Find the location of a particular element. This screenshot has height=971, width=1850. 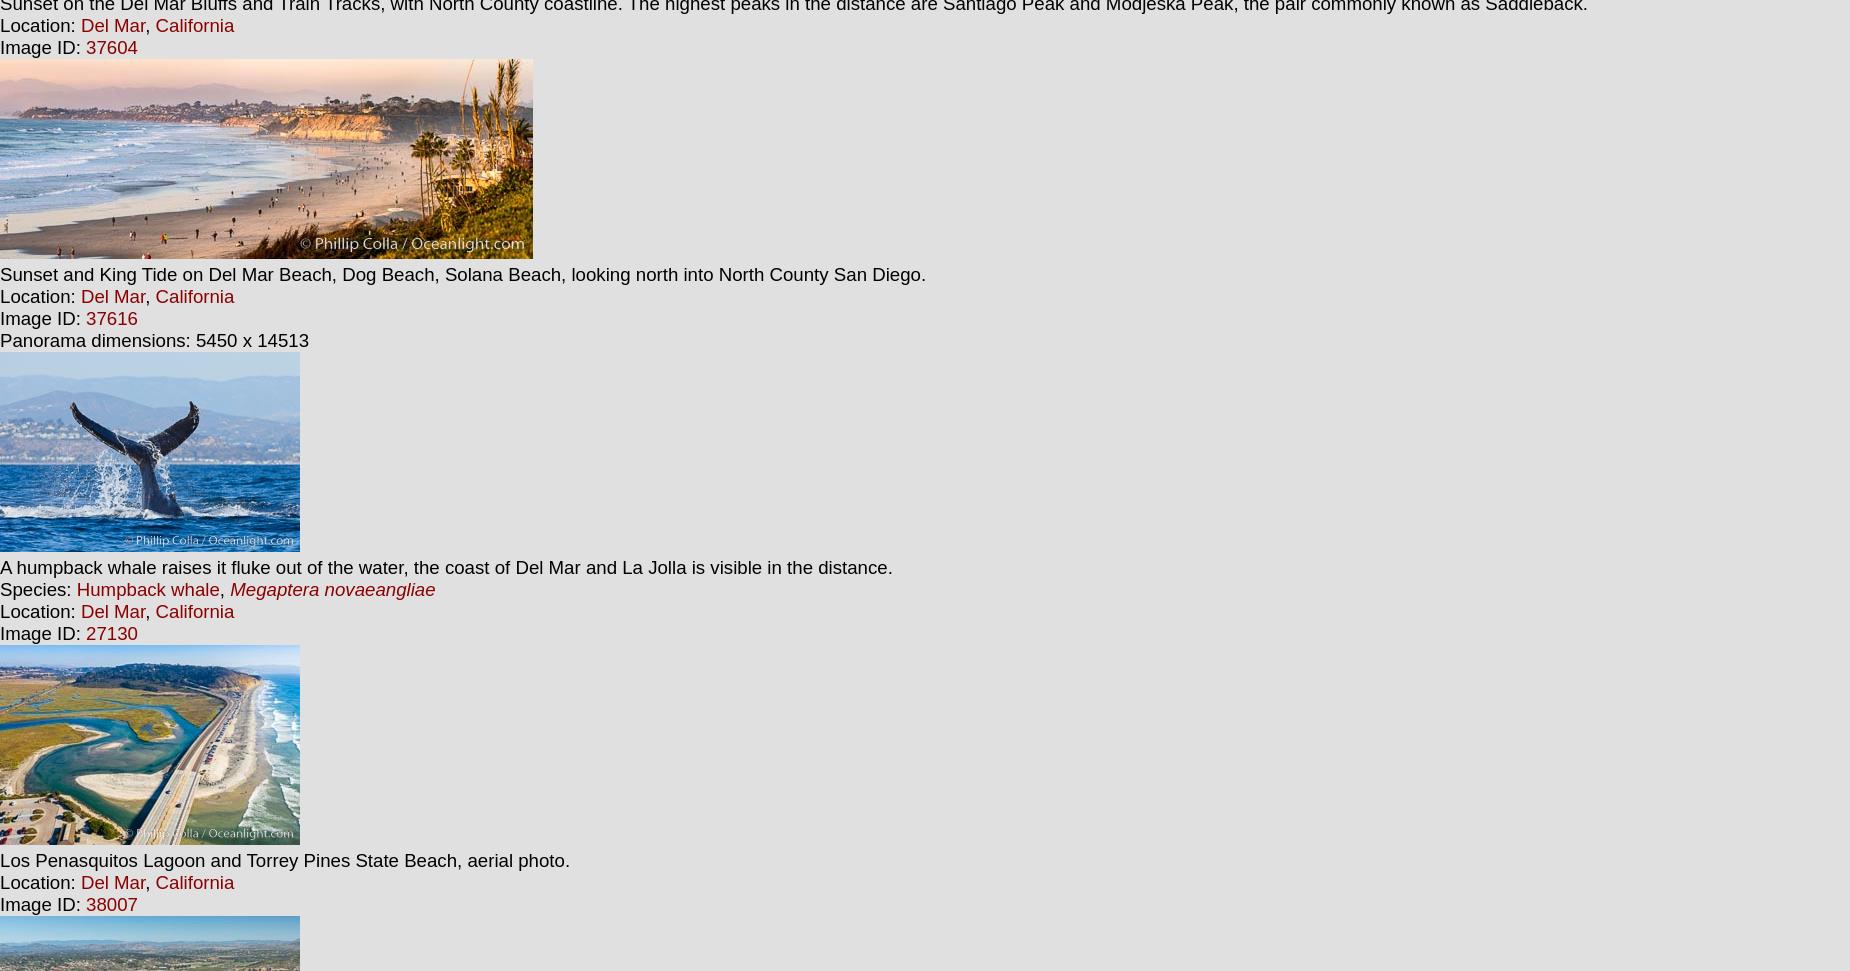

'Species:' is located at coordinates (36, 589).